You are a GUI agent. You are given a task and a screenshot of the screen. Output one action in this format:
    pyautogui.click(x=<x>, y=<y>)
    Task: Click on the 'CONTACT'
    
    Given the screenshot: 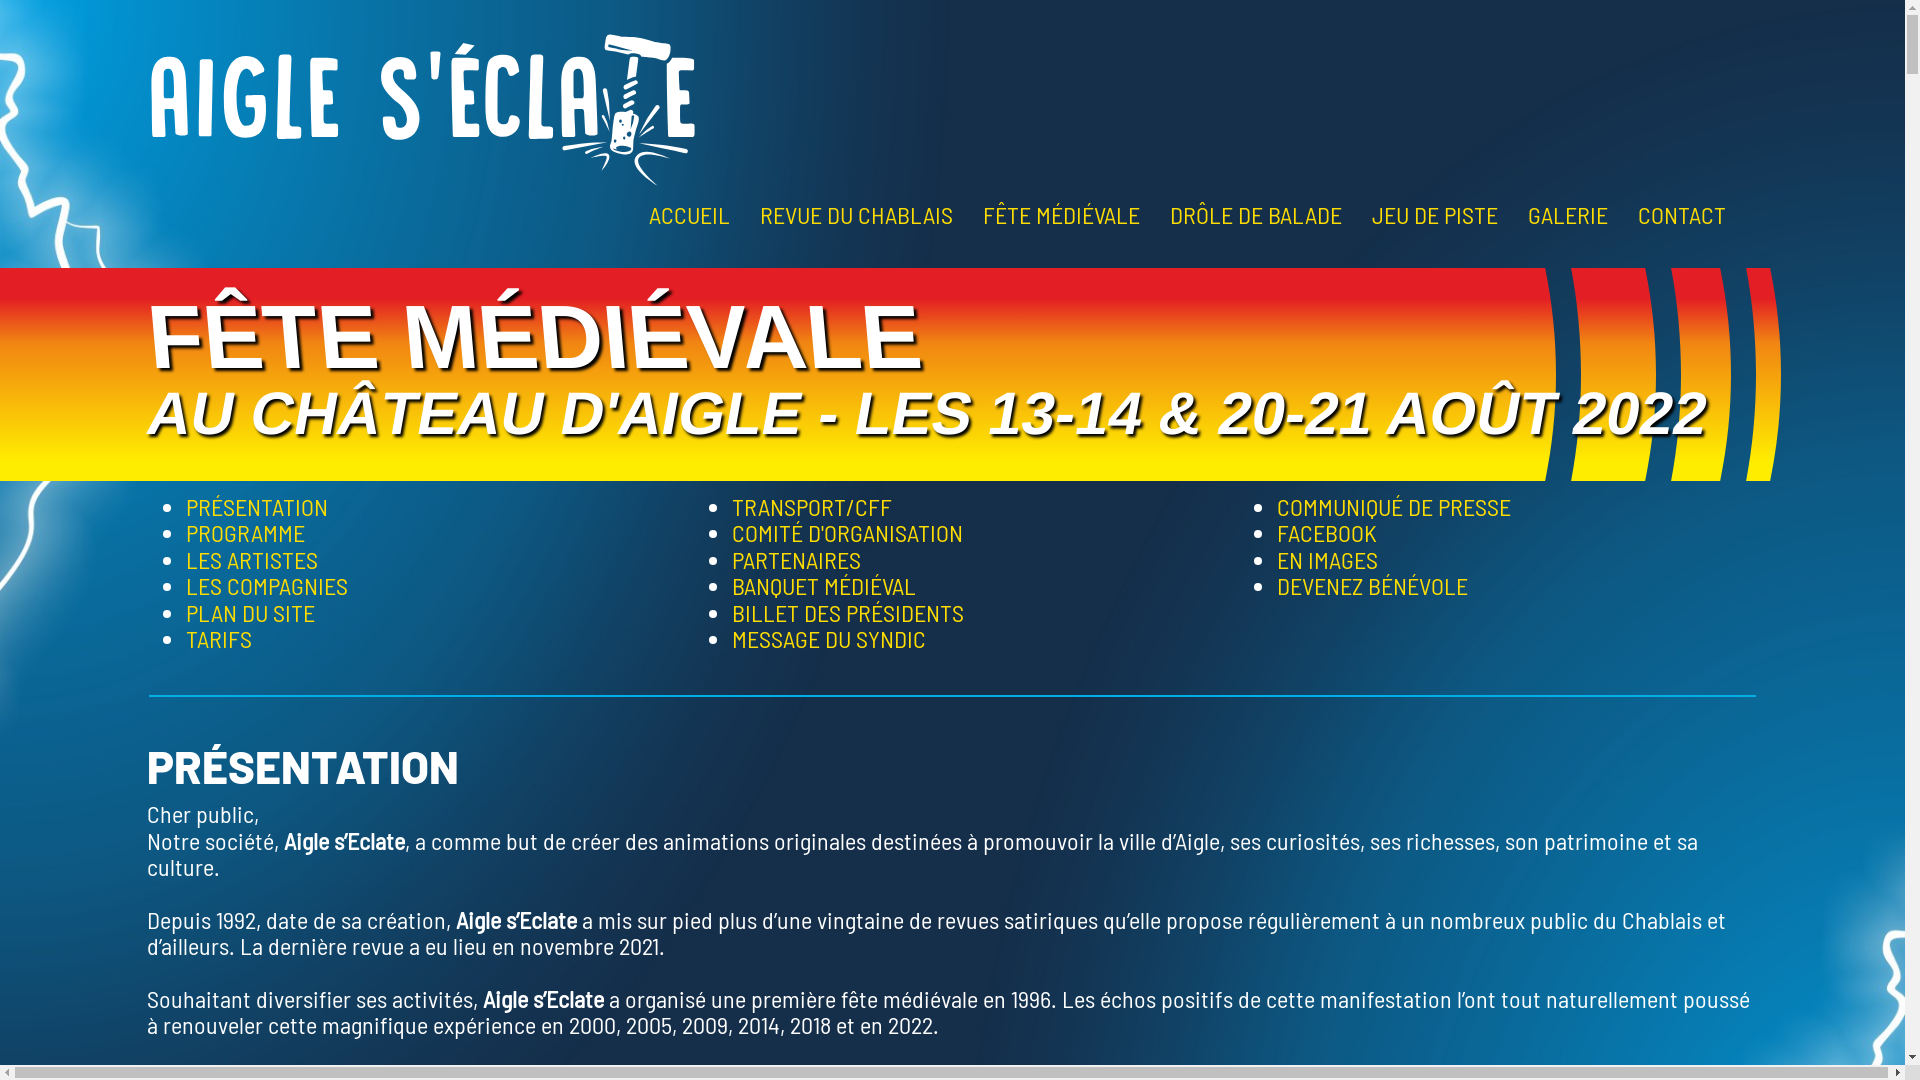 What is the action you would take?
    pyautogui.click(x=1680, y=214)
    